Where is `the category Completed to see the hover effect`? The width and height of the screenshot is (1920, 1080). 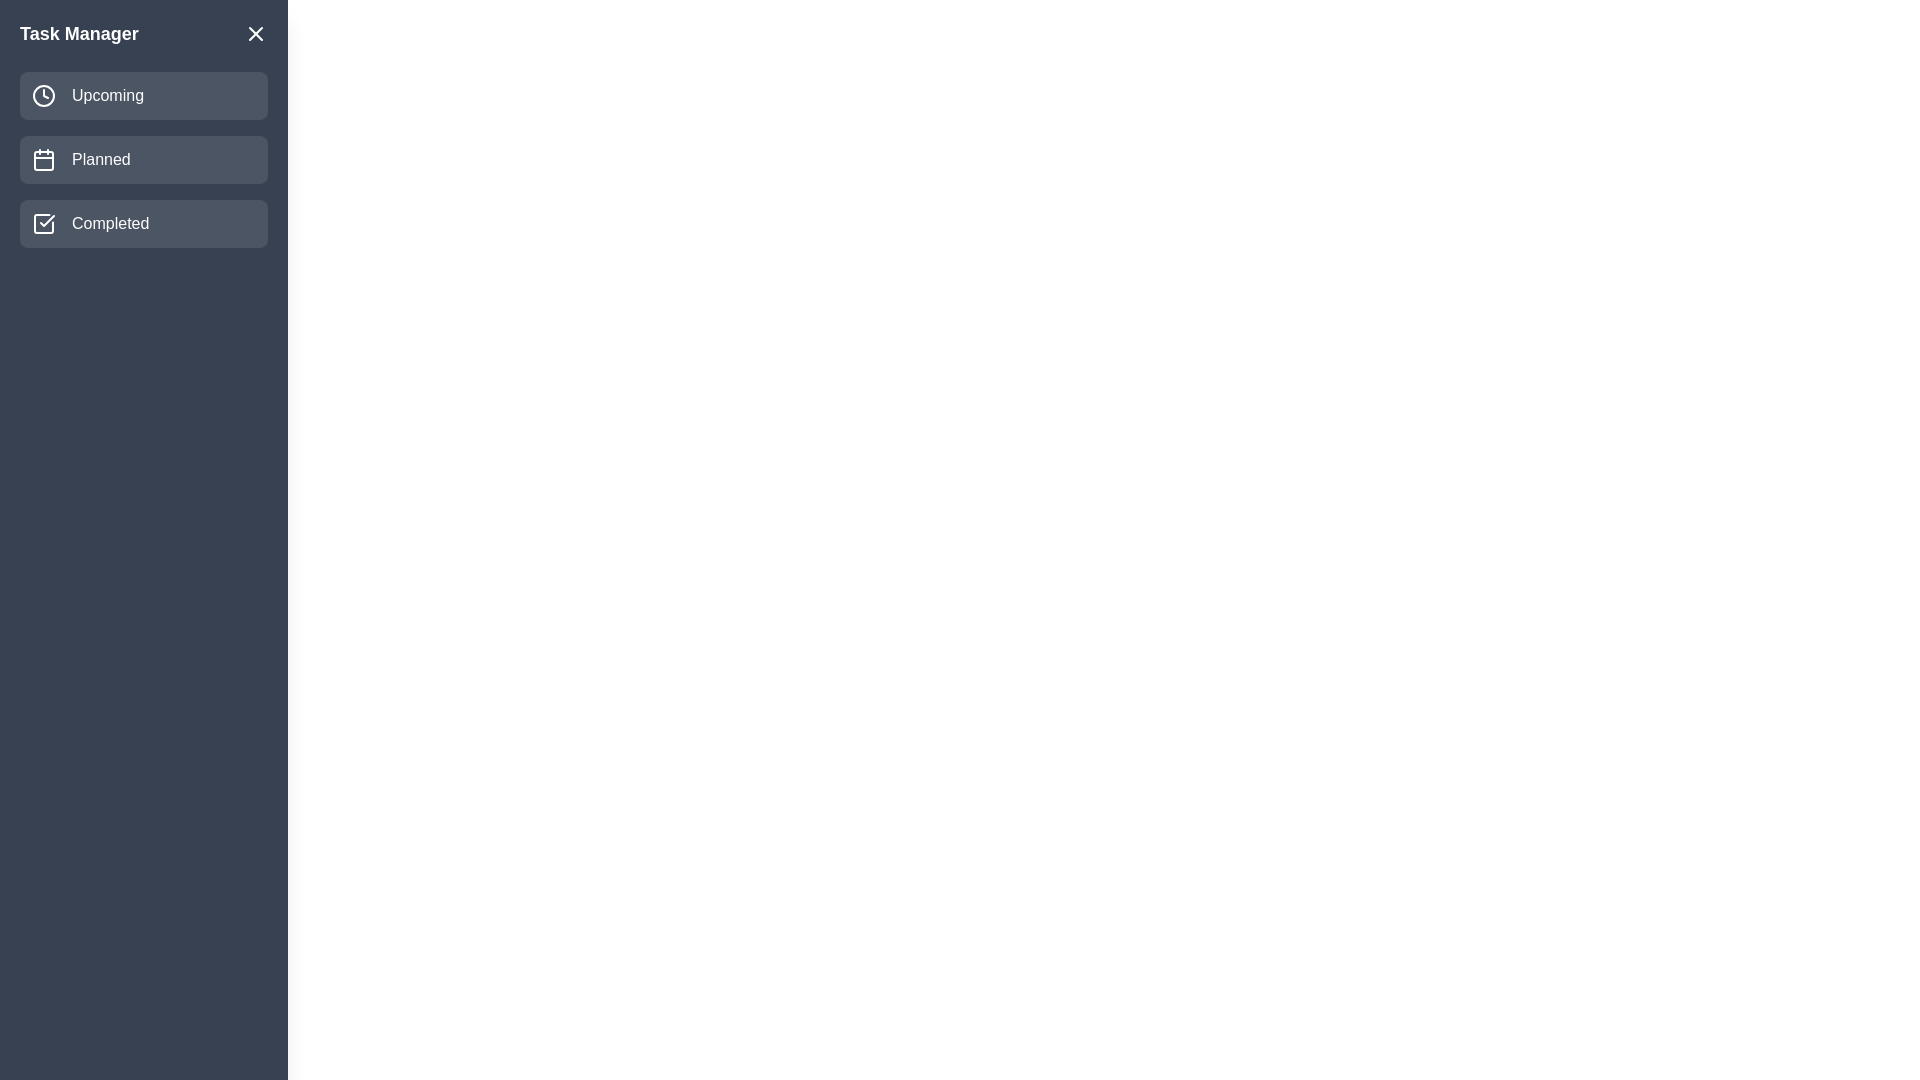 the category Completed to see the hover effect is located at coordinates (143, 223).